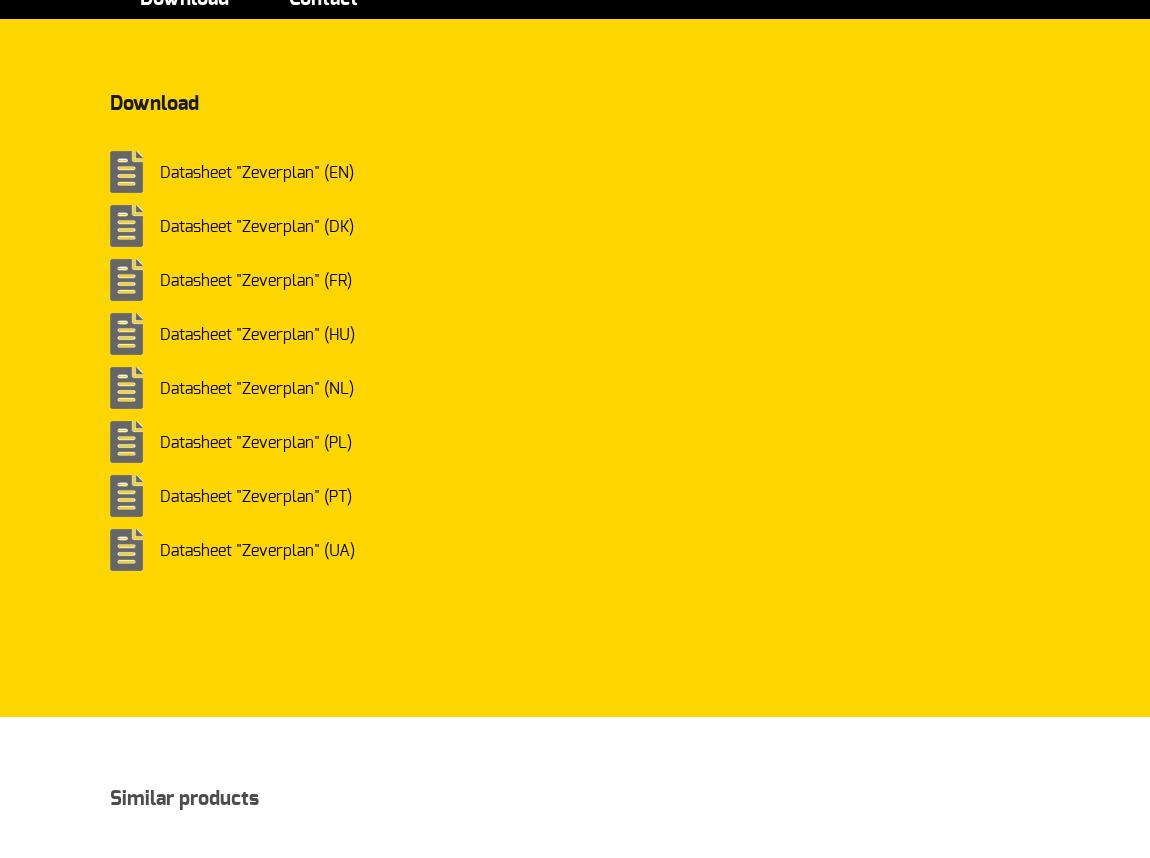  I want to click on 'Datasheet "Zeverplan" (FR)', so click(254, 280).